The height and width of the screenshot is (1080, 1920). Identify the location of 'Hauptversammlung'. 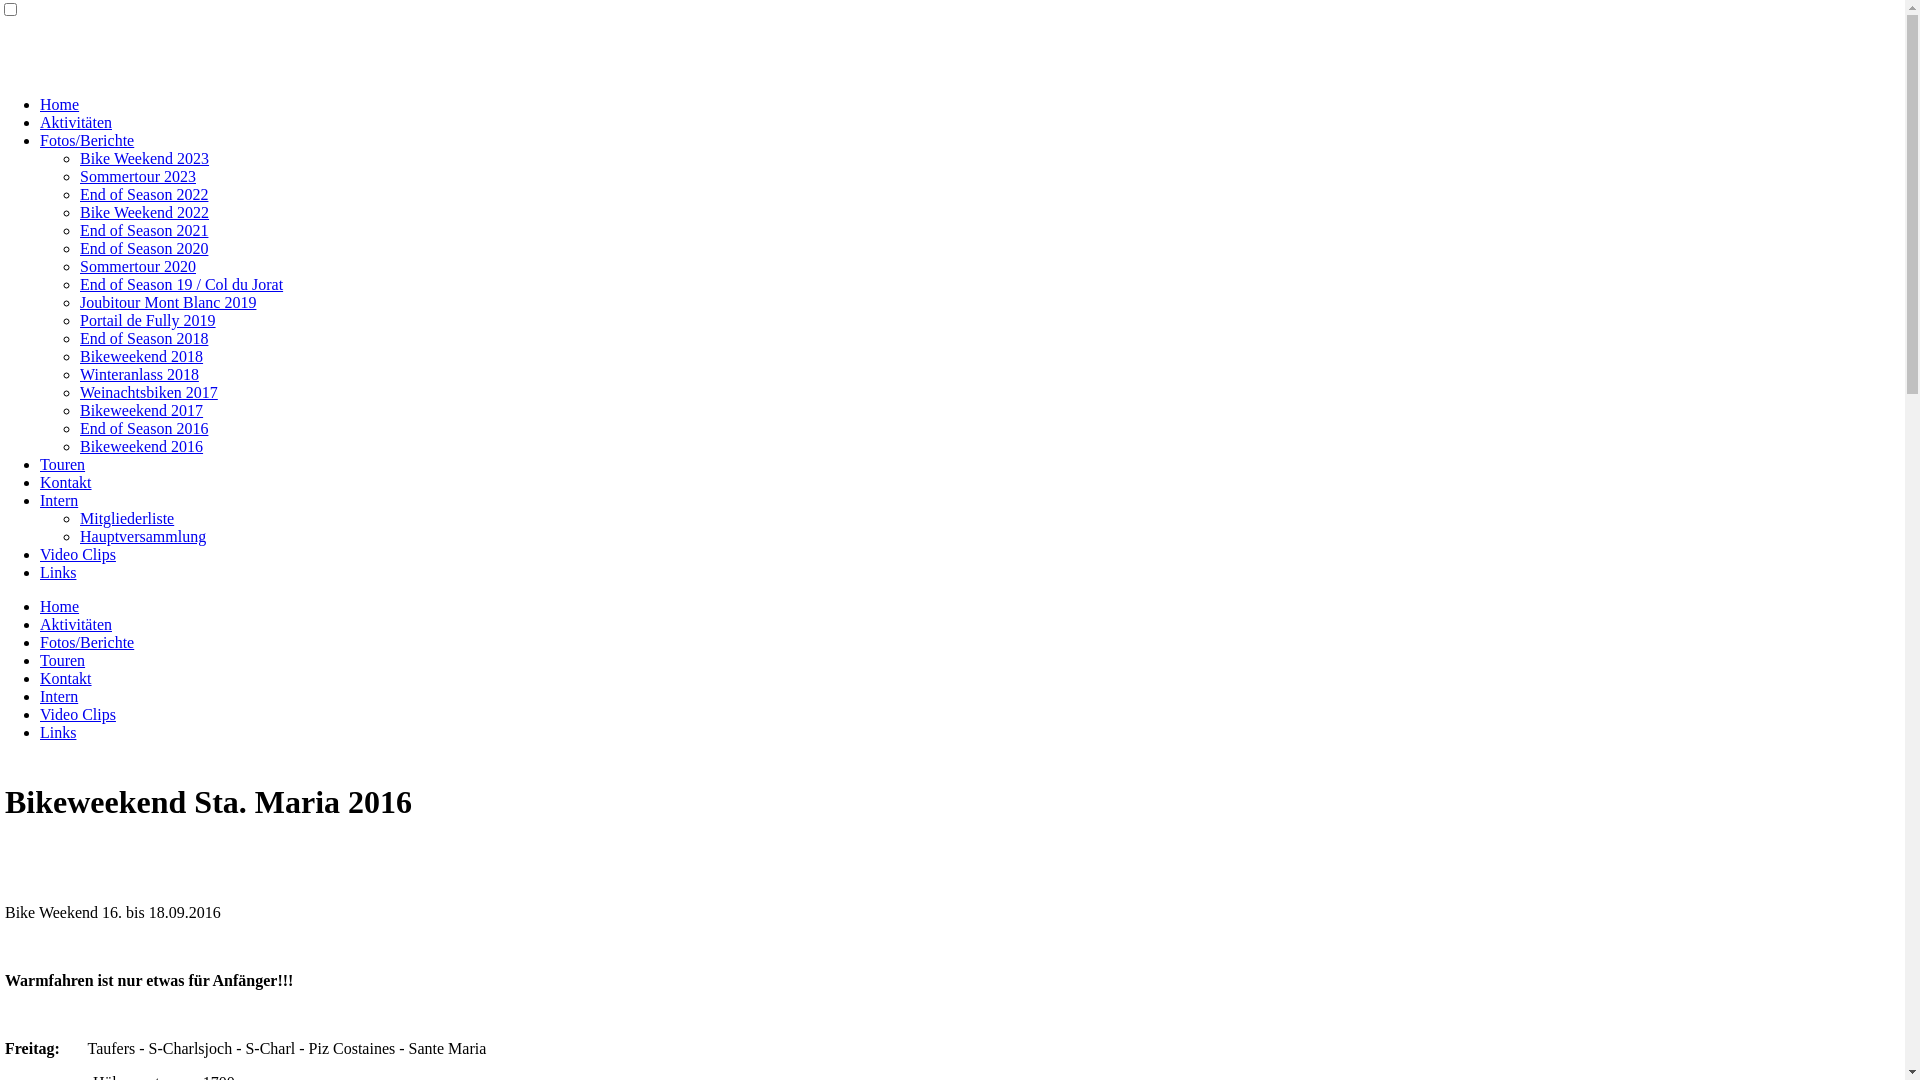
(142, 535).